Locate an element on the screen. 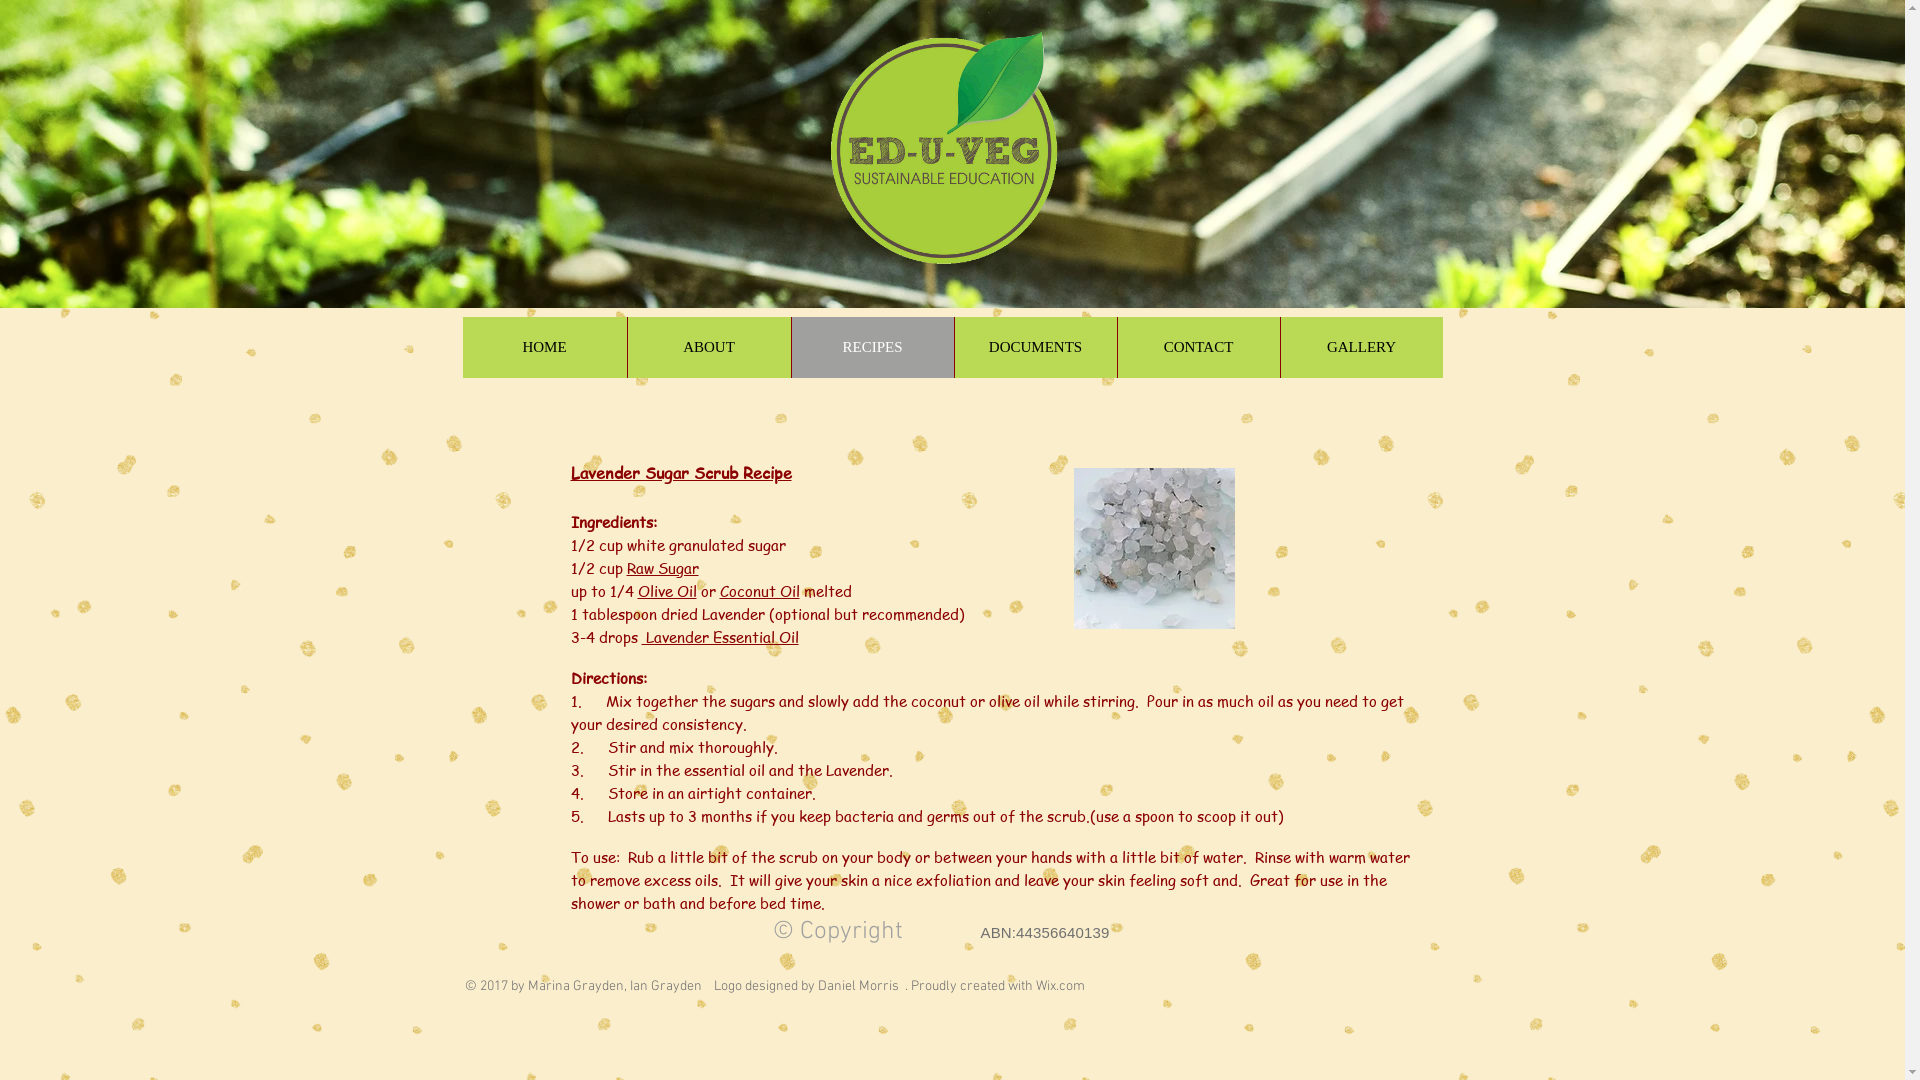 The height and width of the screenshot is (1080, 1920). 'RECIPES' is located at coordinates (871, 346).